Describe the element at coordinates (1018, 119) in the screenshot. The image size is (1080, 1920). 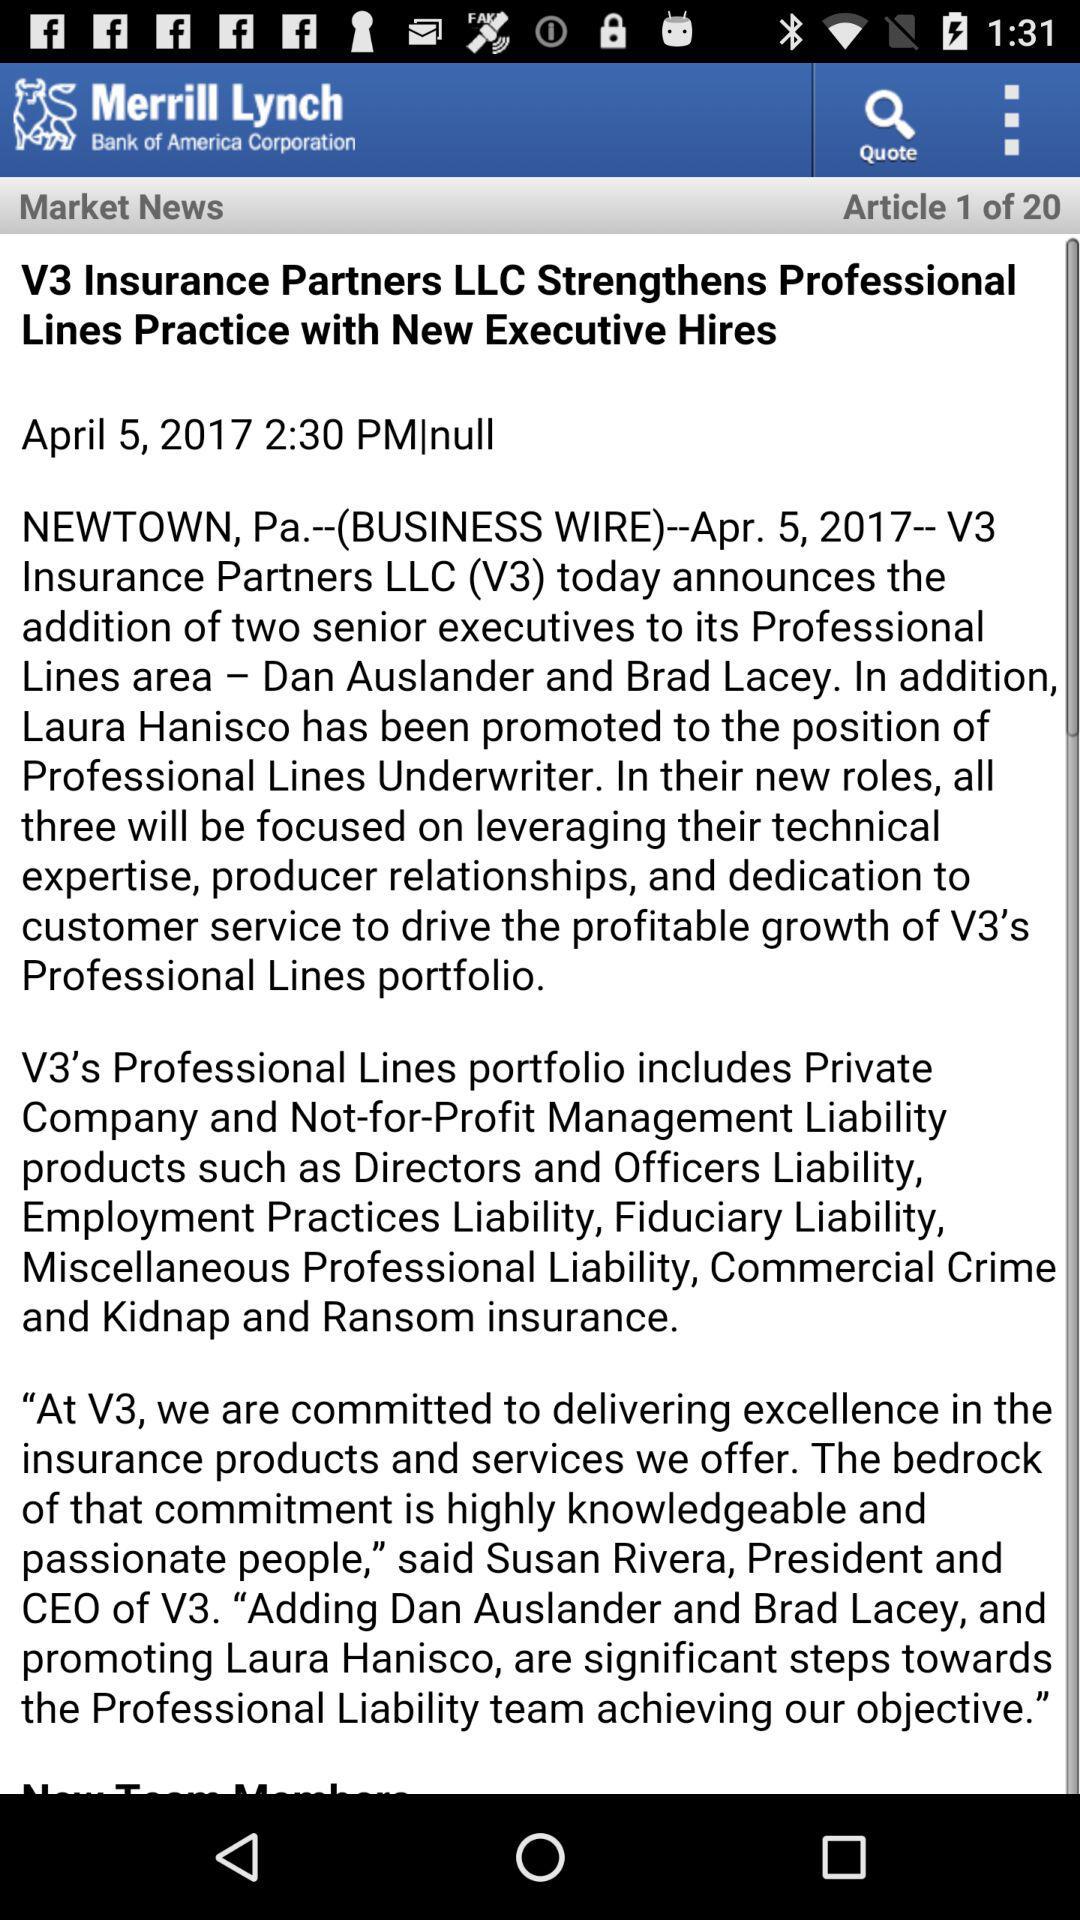
I see `option button` at that location.